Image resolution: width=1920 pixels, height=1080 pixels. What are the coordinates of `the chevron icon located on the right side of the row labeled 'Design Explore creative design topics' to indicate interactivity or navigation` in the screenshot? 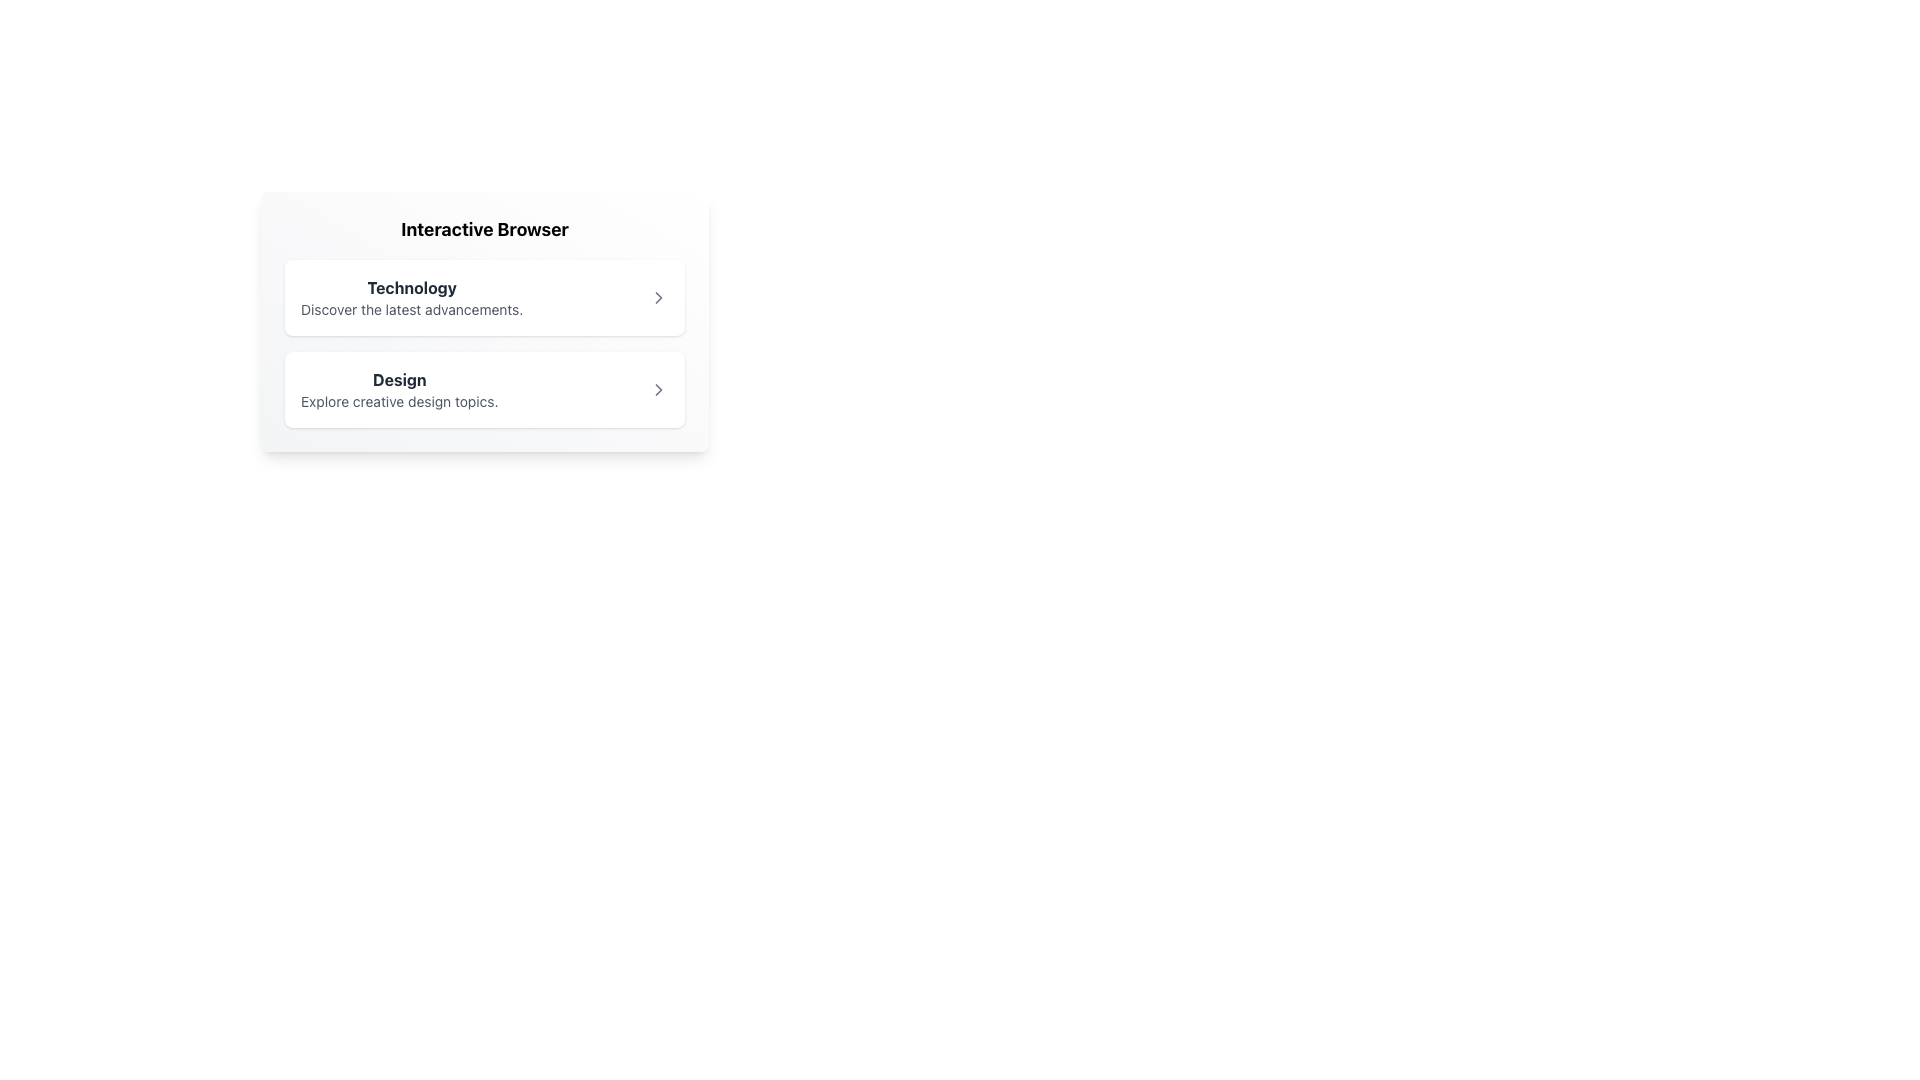 It's located at (658, 389).